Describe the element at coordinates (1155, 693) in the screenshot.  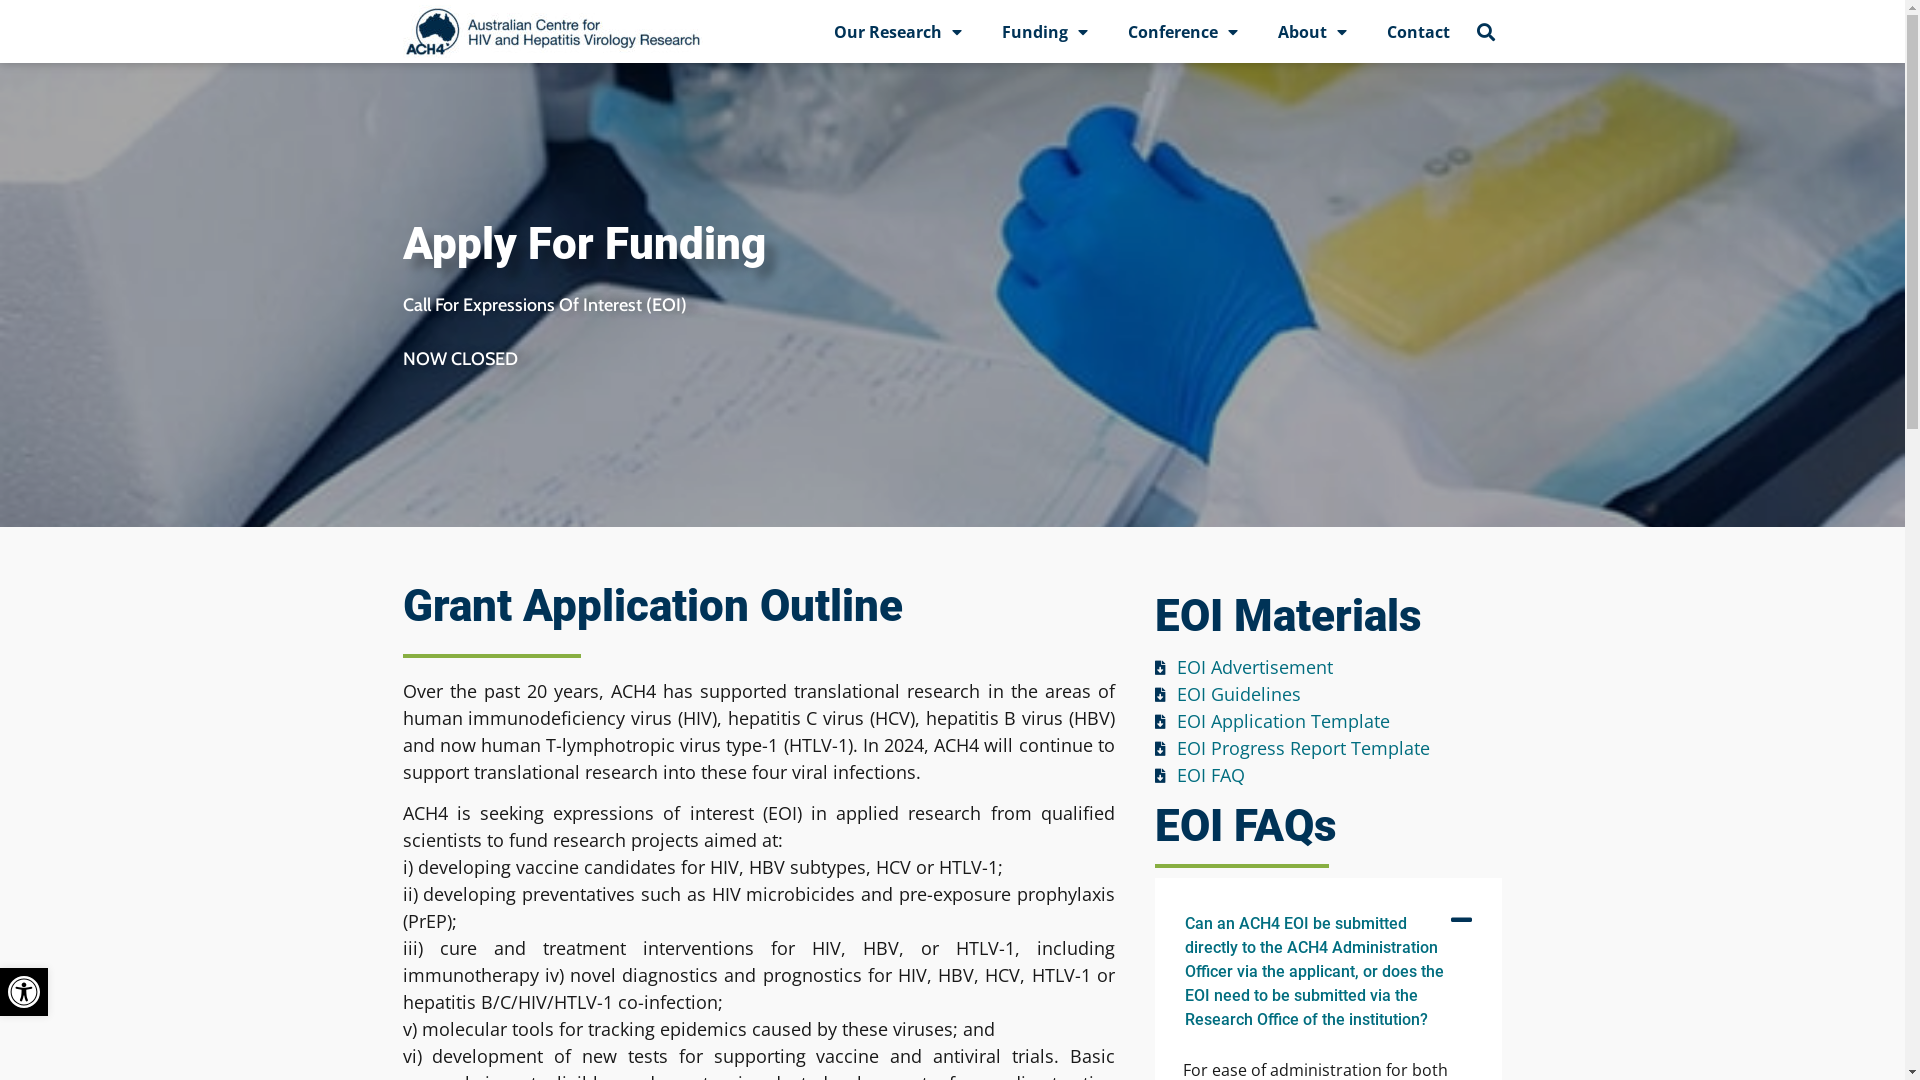
I see `'EOI Guidelines'` at that location.